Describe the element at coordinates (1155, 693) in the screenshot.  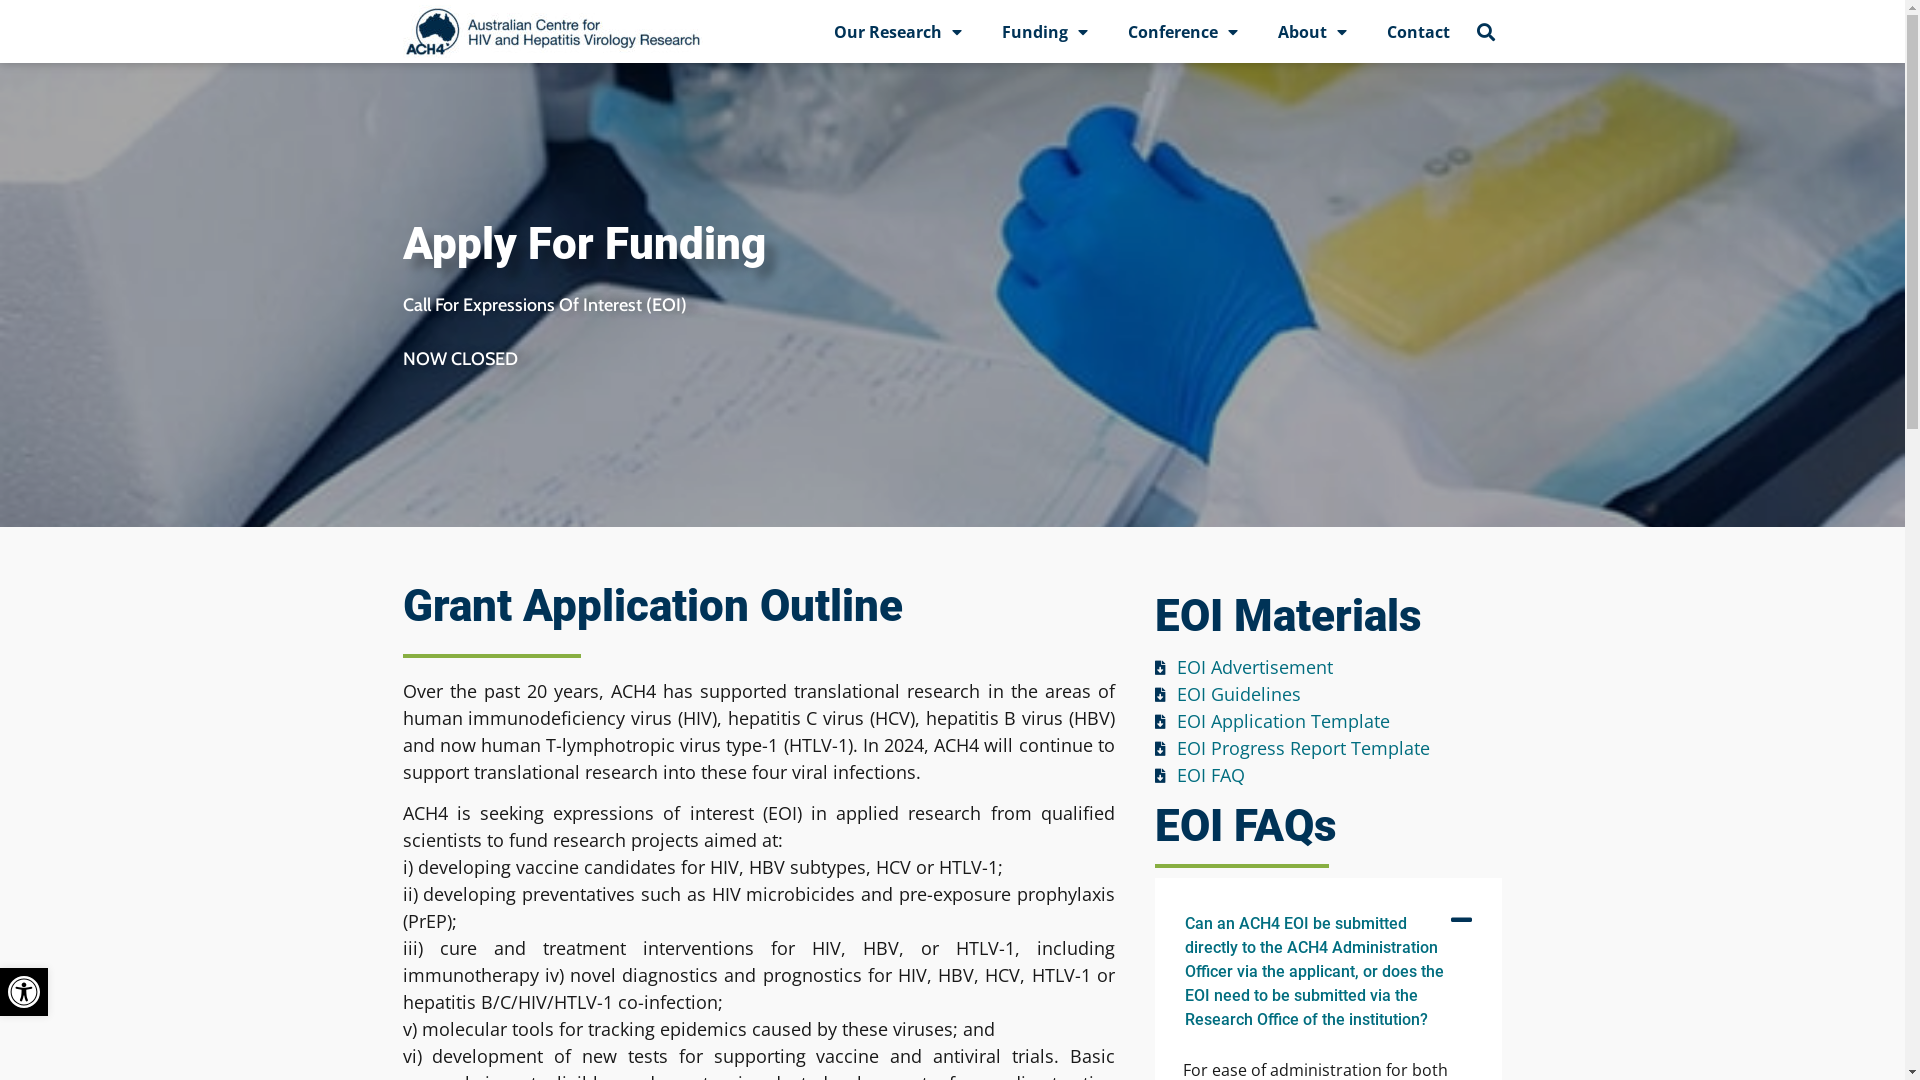
I see `'EOI Guidelines'` at that location.